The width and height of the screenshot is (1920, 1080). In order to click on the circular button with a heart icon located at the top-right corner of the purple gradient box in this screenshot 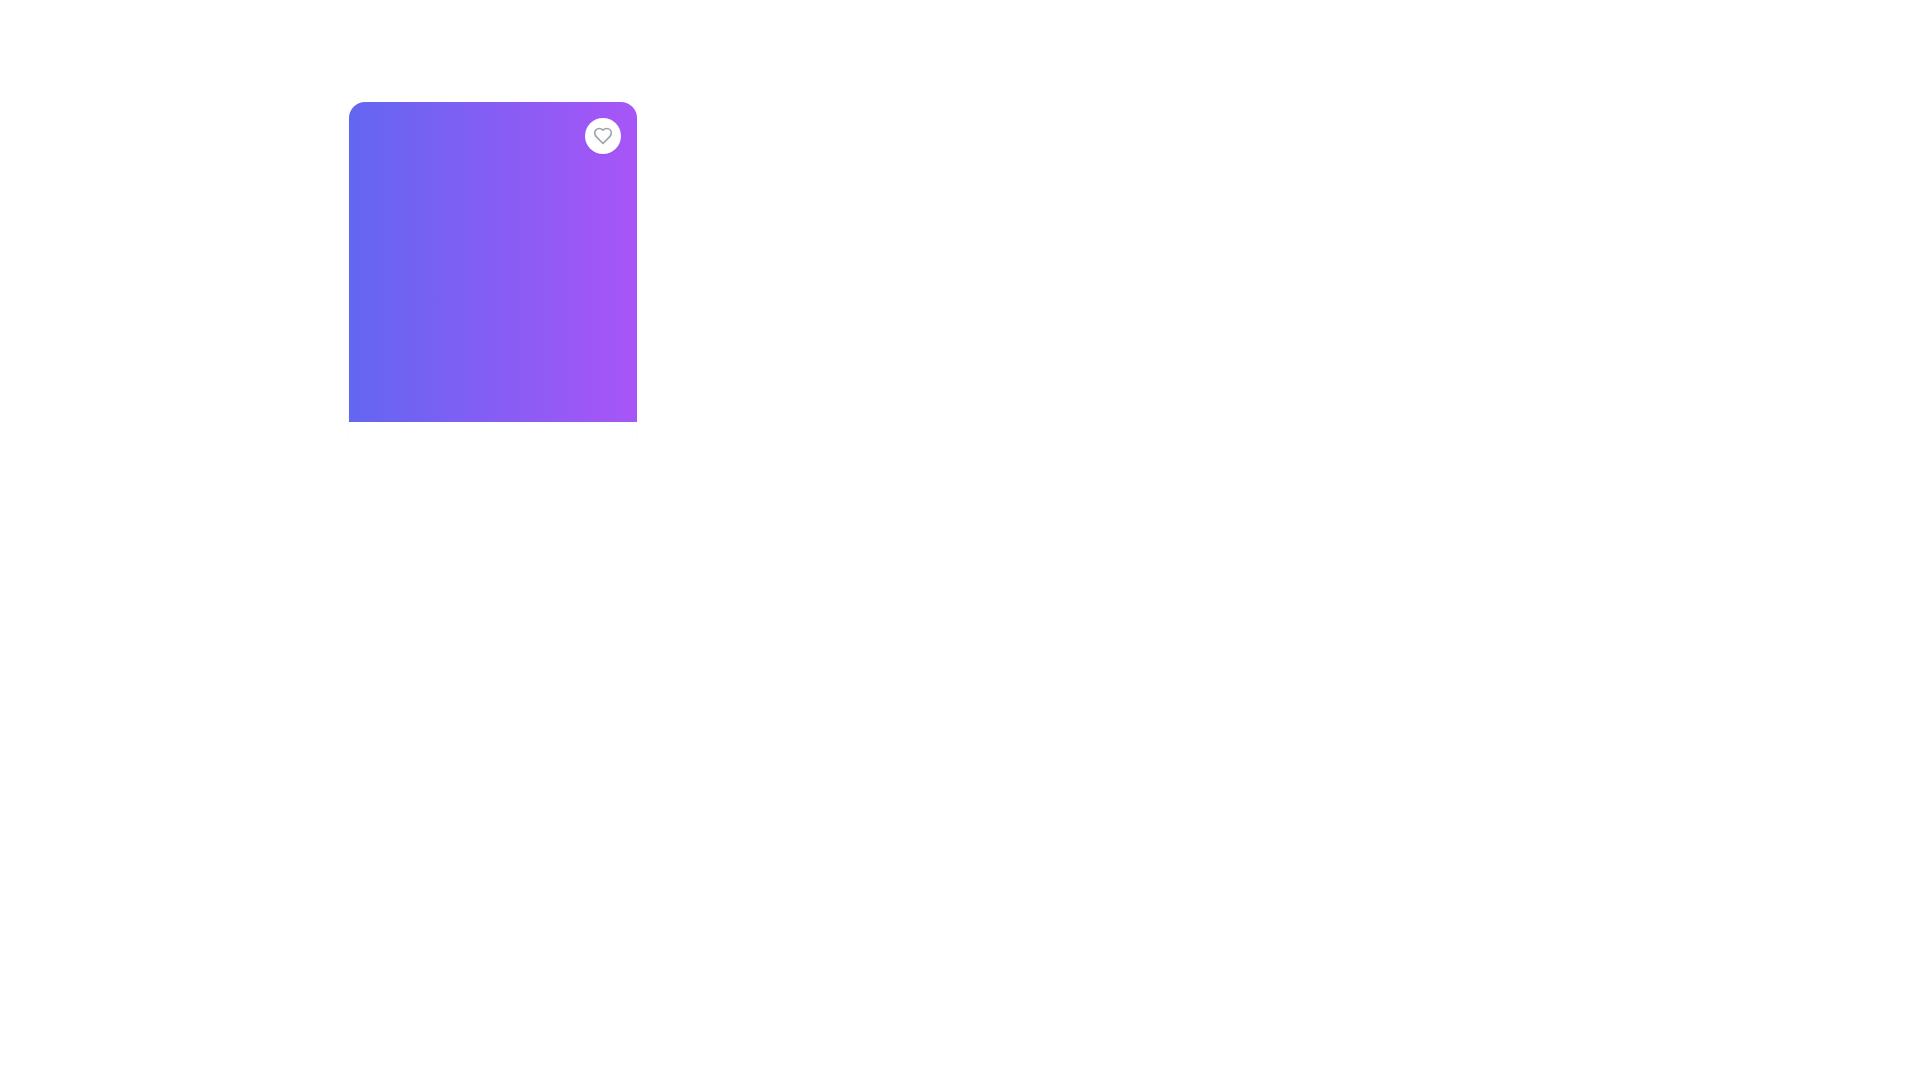, I will do `click(602, 135)`.